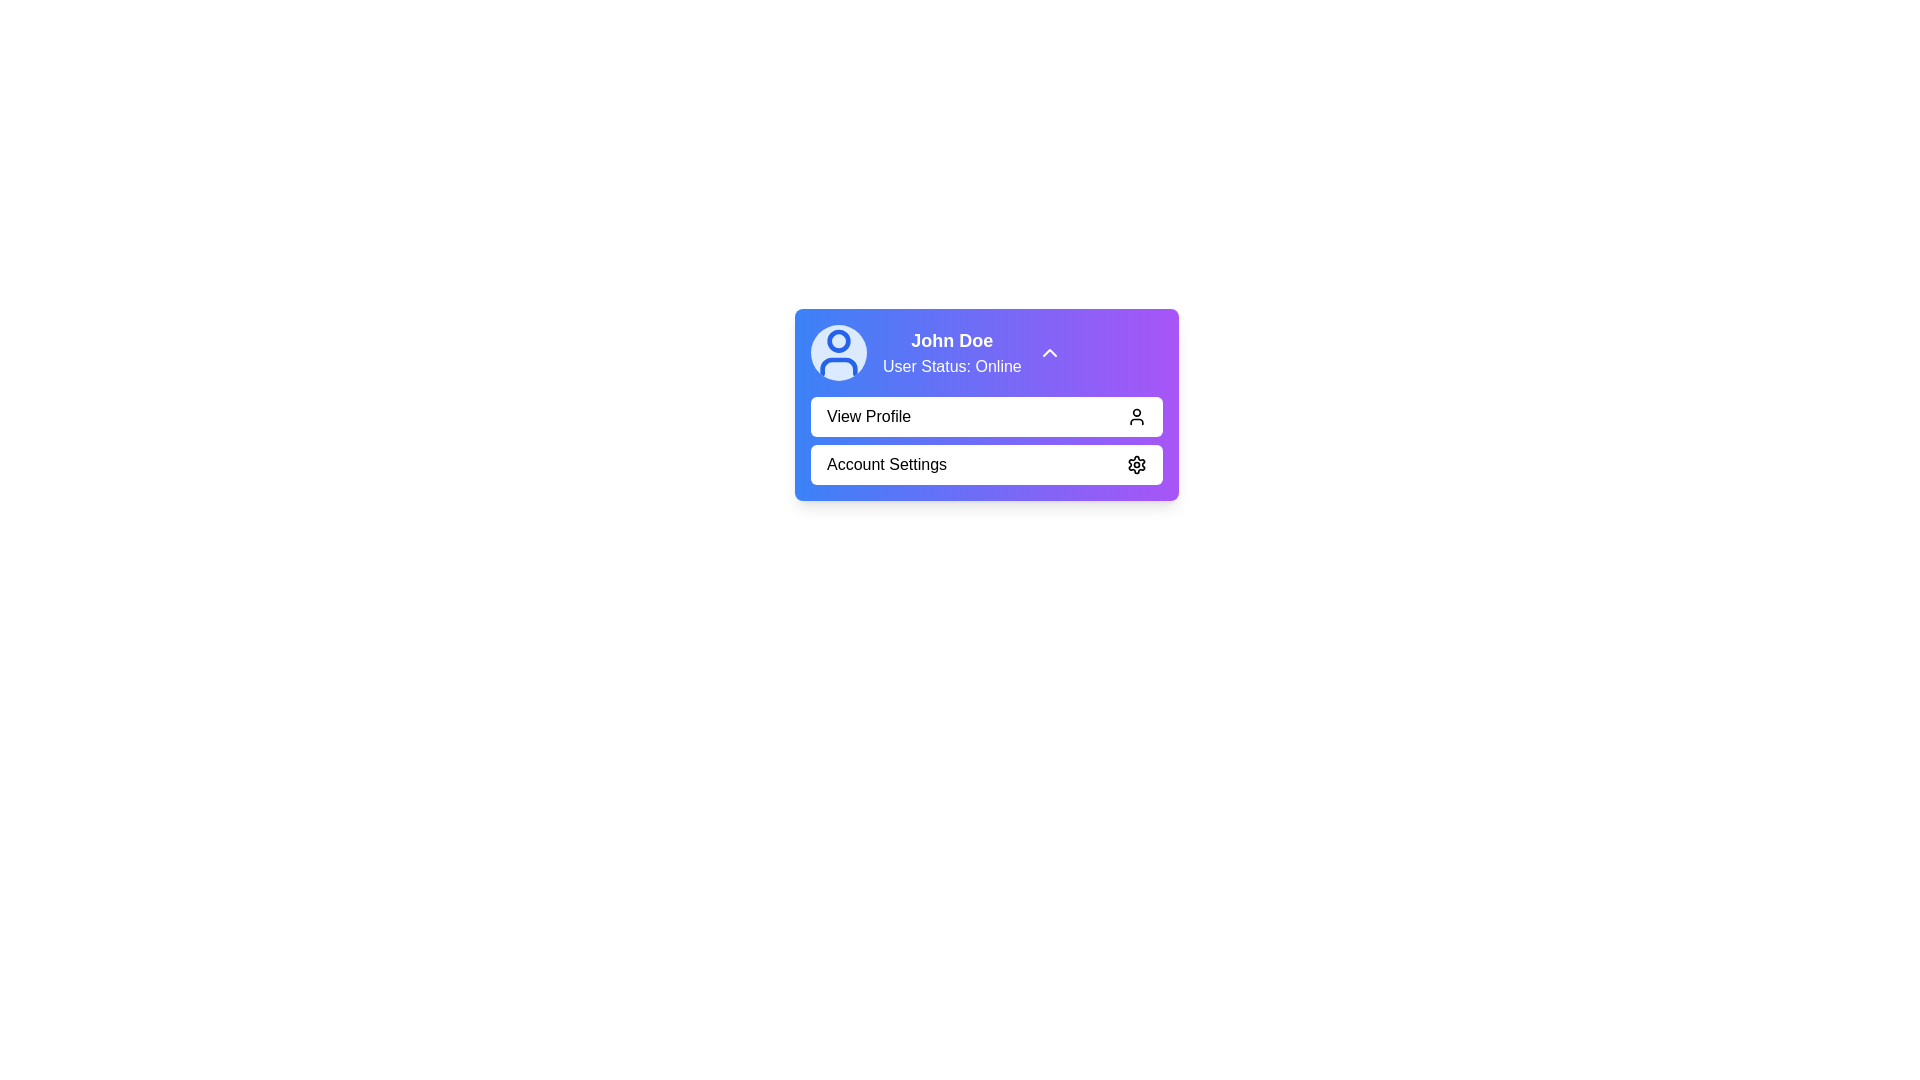 The height and width of the screenshot is (1080, 1920). I want to click on the 'View Profile' button label text which is displayed in bold sans-serif font inside a slightly raised white button, located below the user's name and status text, so click(869, 415).